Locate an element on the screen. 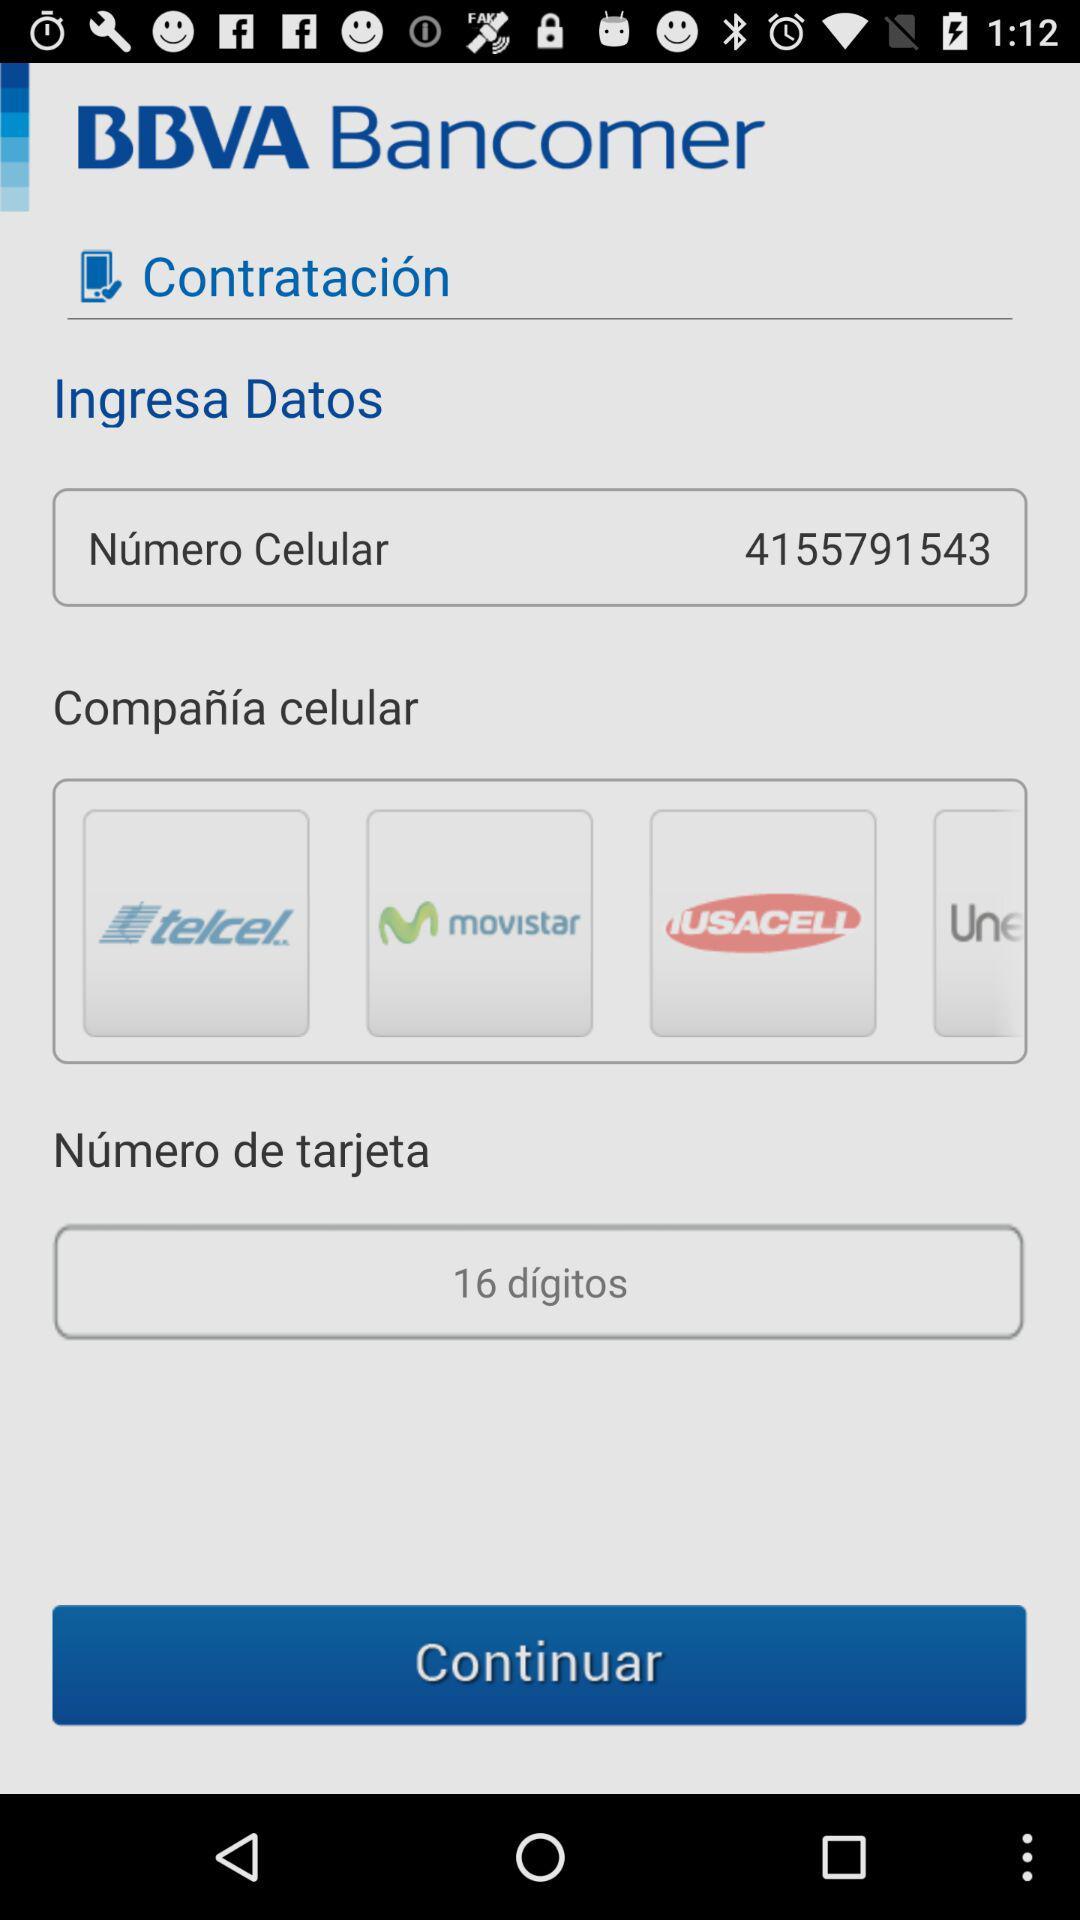 The height and width of the screenshot is (1920, 1080). continue is located at coordinates (540, 1665).